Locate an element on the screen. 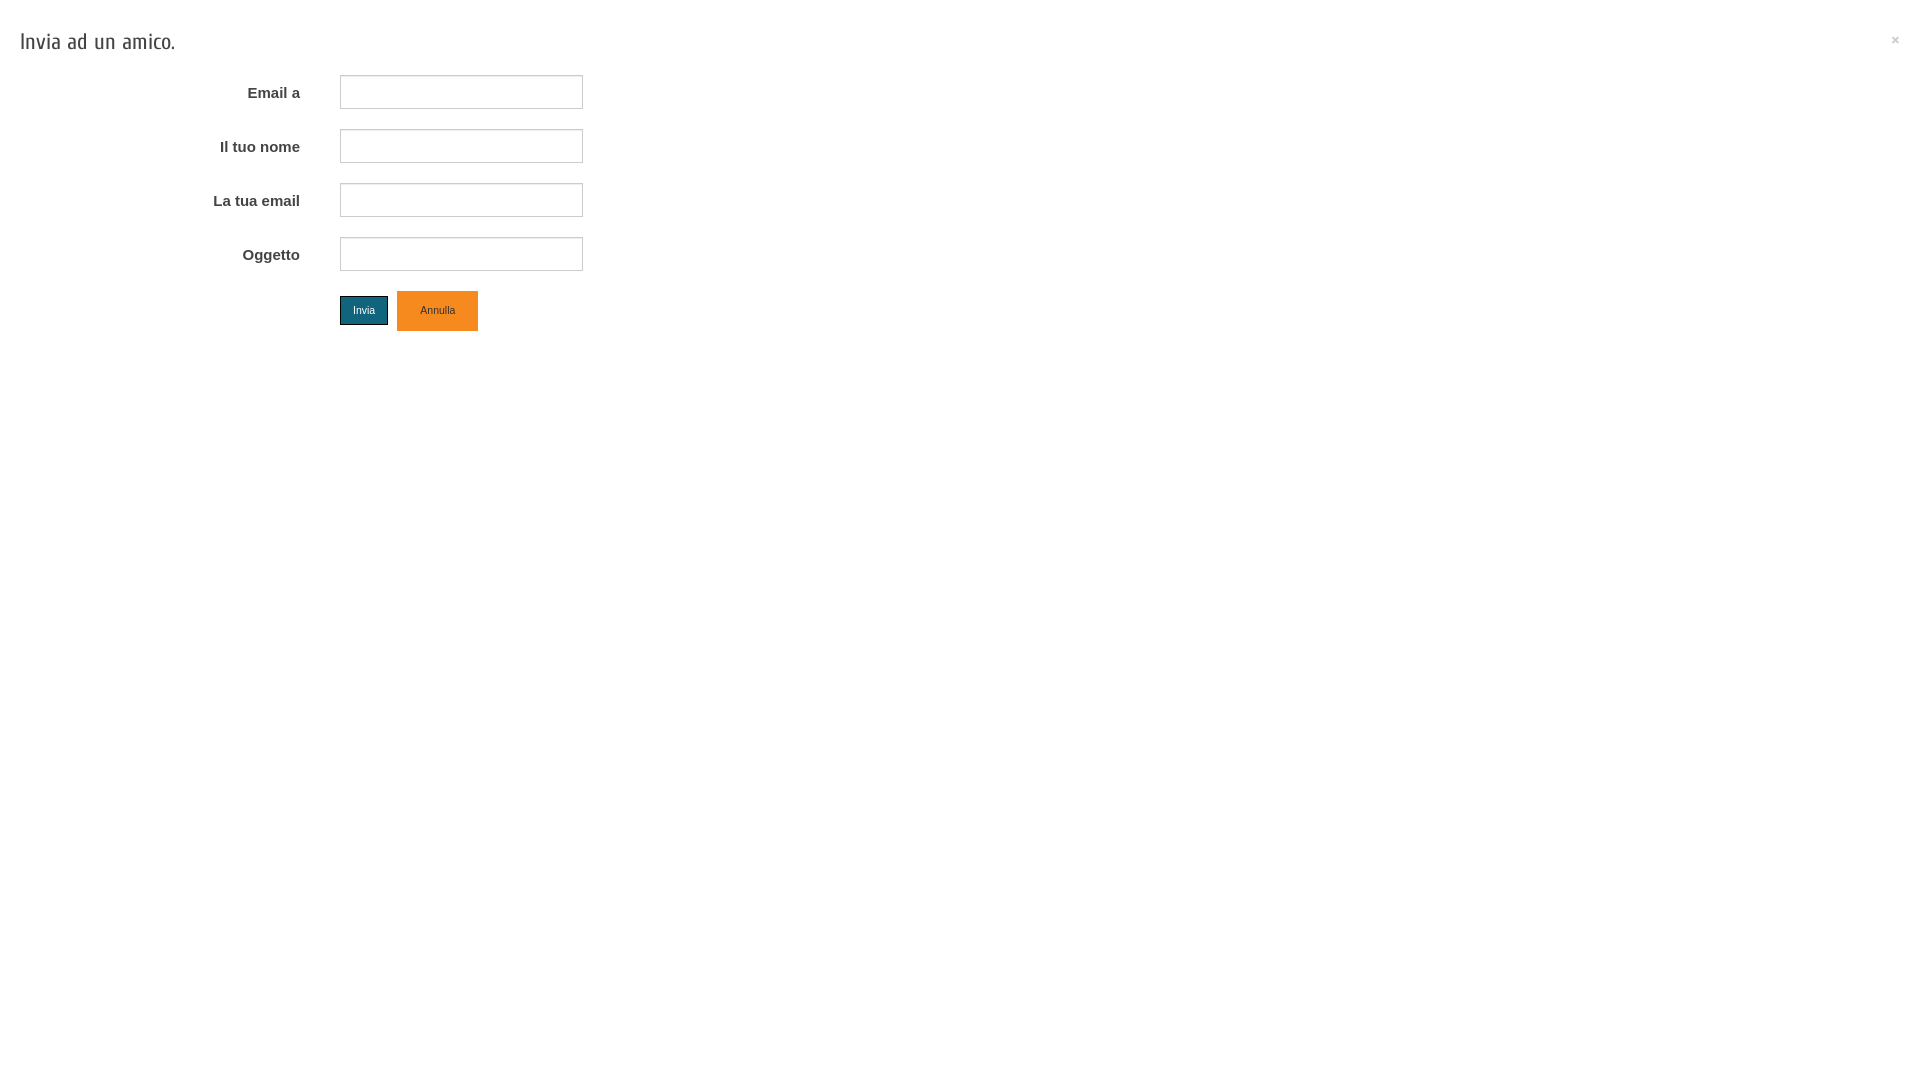  'Invia' is located at coordinates (364, 310).